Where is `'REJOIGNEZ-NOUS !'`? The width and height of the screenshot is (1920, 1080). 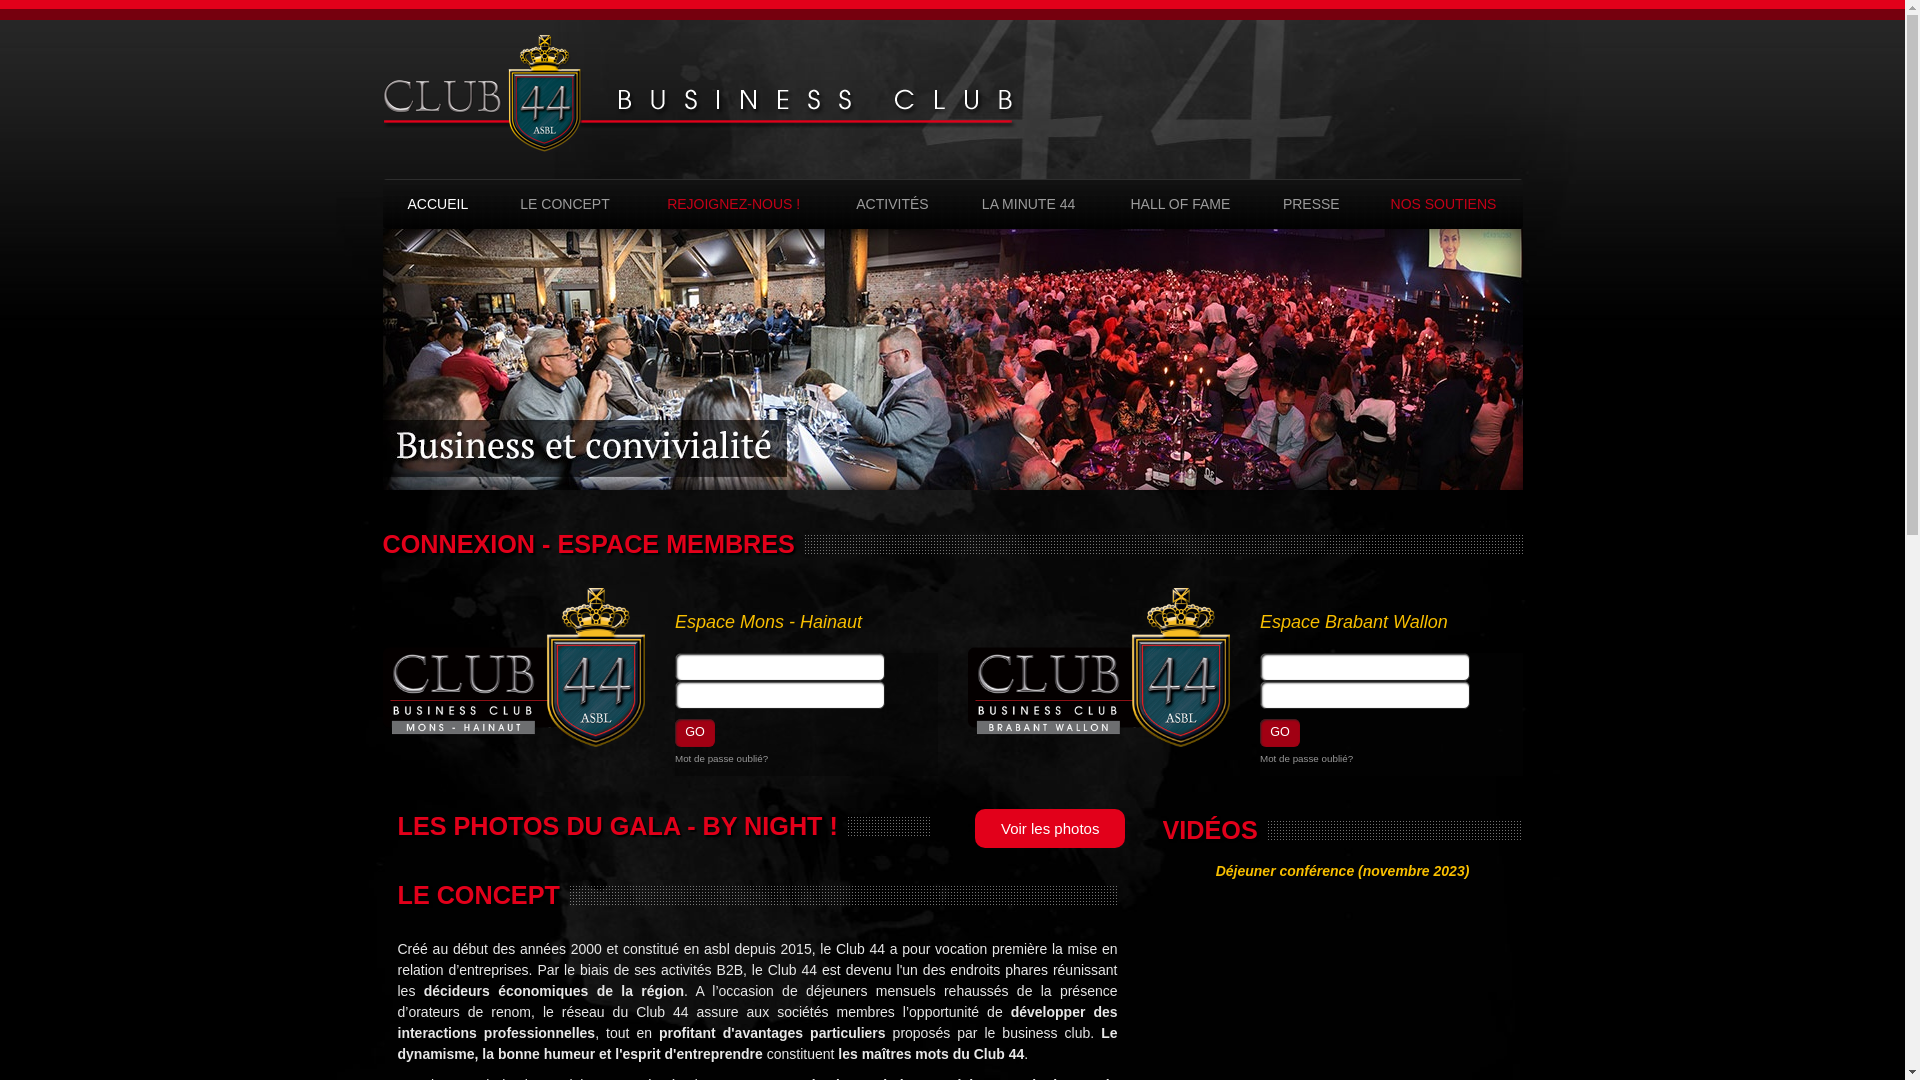 'REJOIGNEZ-NOUS !' is located at coordinates (652, 204).